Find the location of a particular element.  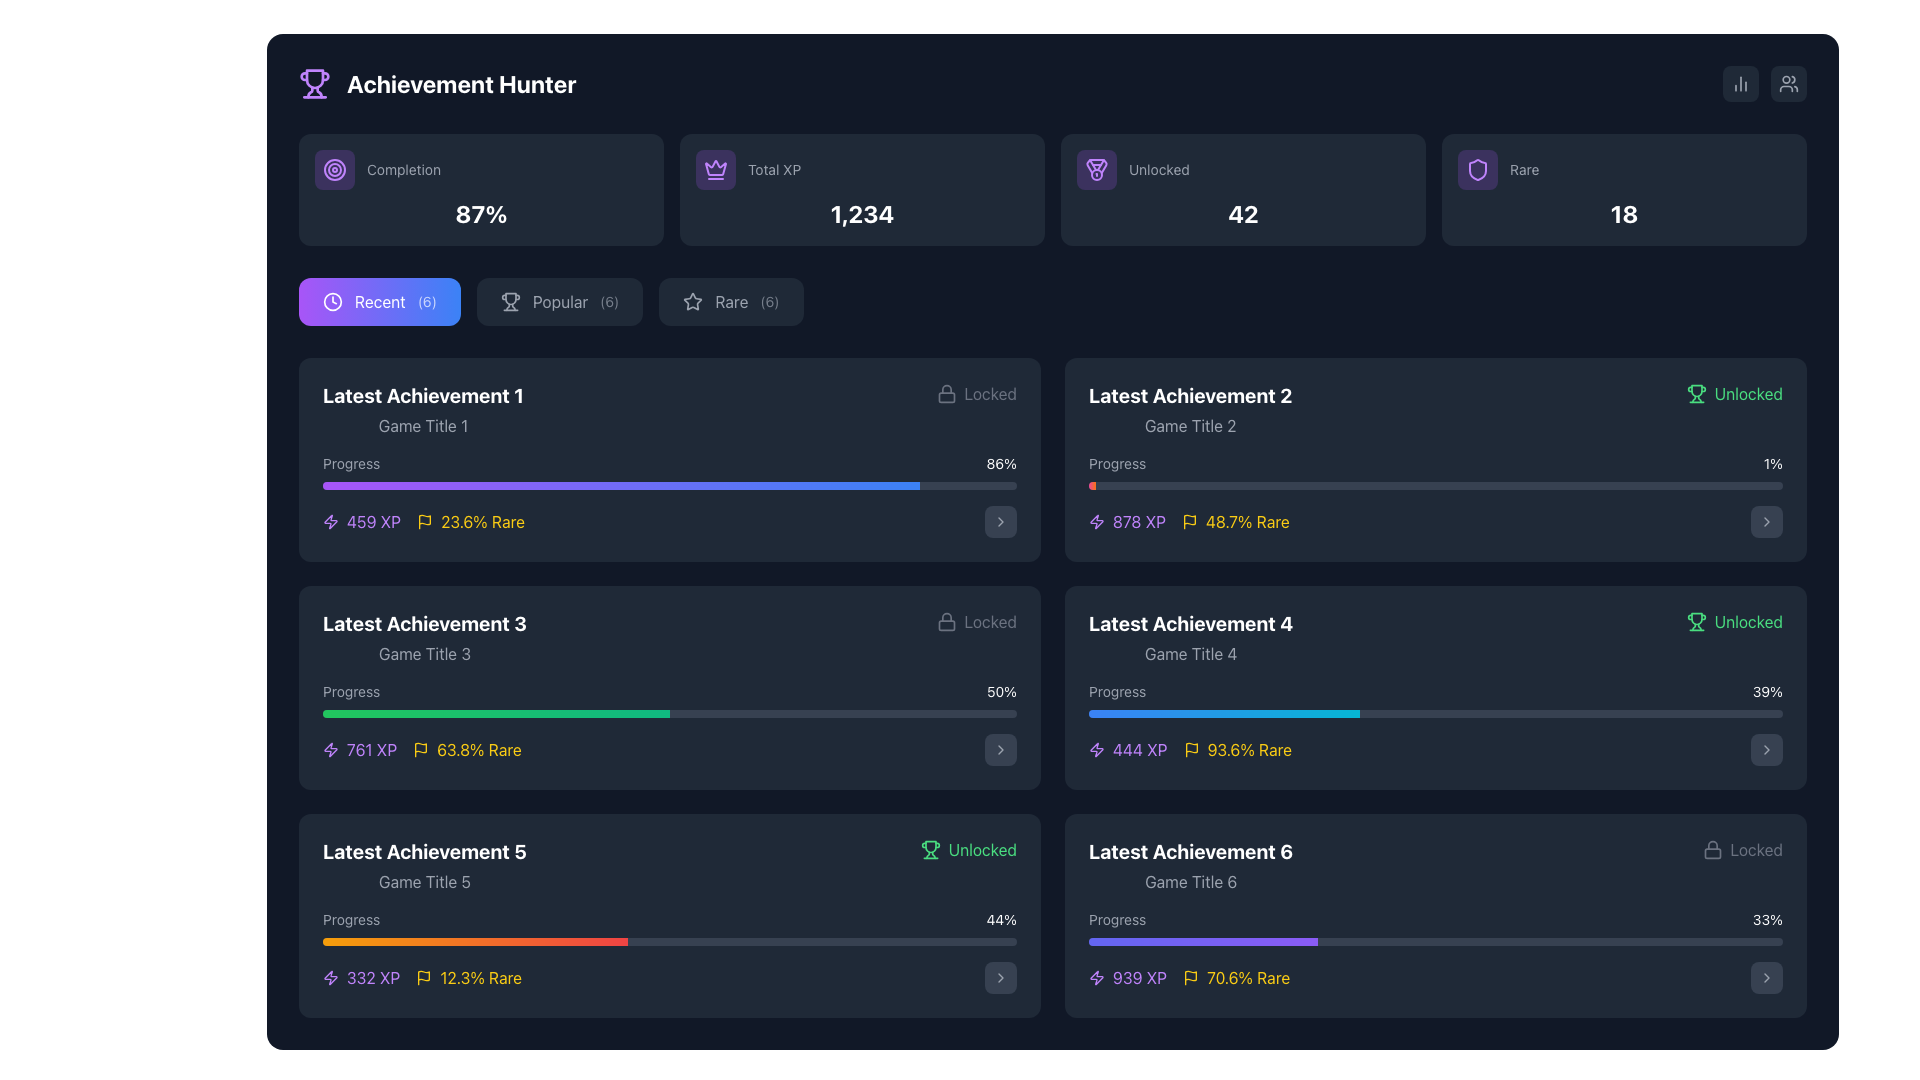

the button containing the chevron icon located in the bottom-right corner of the 'Latest Achievement 5' card is located at coordinates (1001, 977).